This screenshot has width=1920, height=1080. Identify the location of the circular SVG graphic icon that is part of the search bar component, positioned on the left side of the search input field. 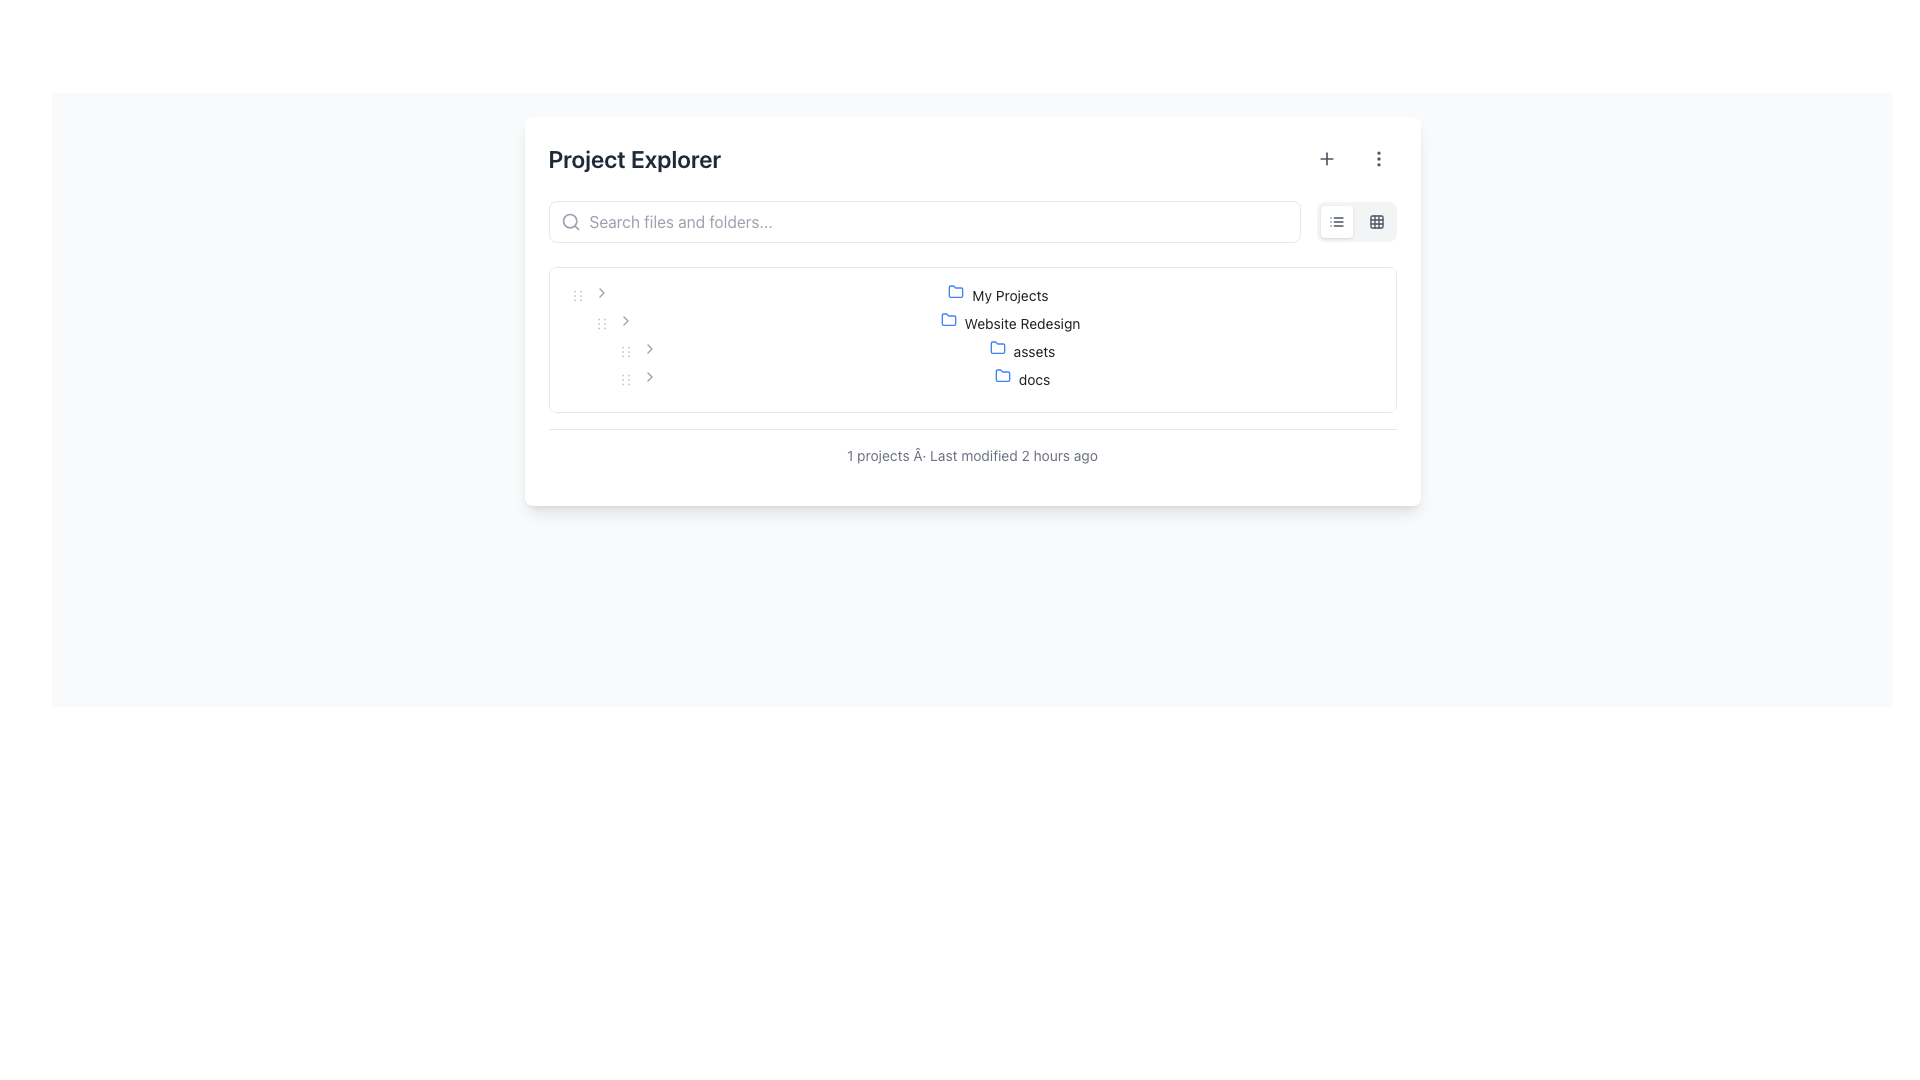
(568, 221).